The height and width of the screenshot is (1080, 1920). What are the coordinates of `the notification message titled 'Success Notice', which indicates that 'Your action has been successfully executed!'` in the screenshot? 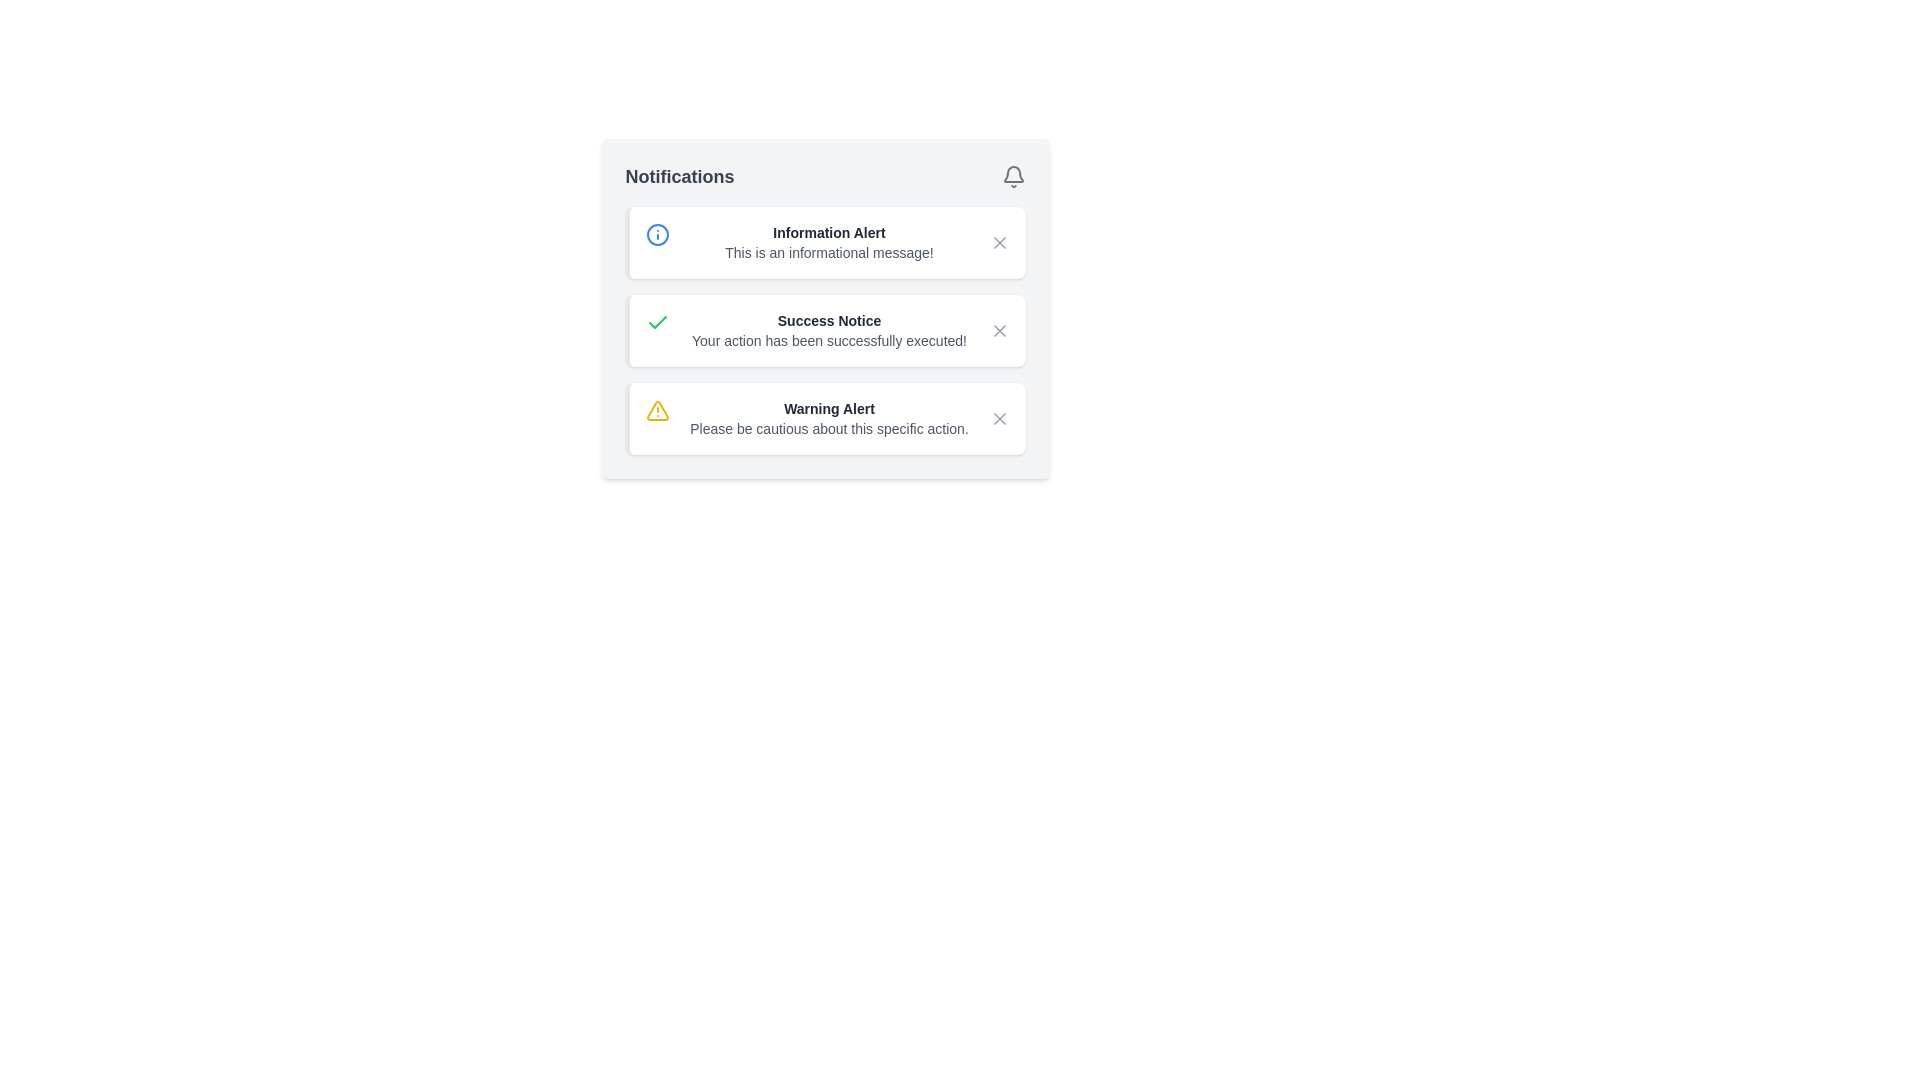 It's located at (829, 330).